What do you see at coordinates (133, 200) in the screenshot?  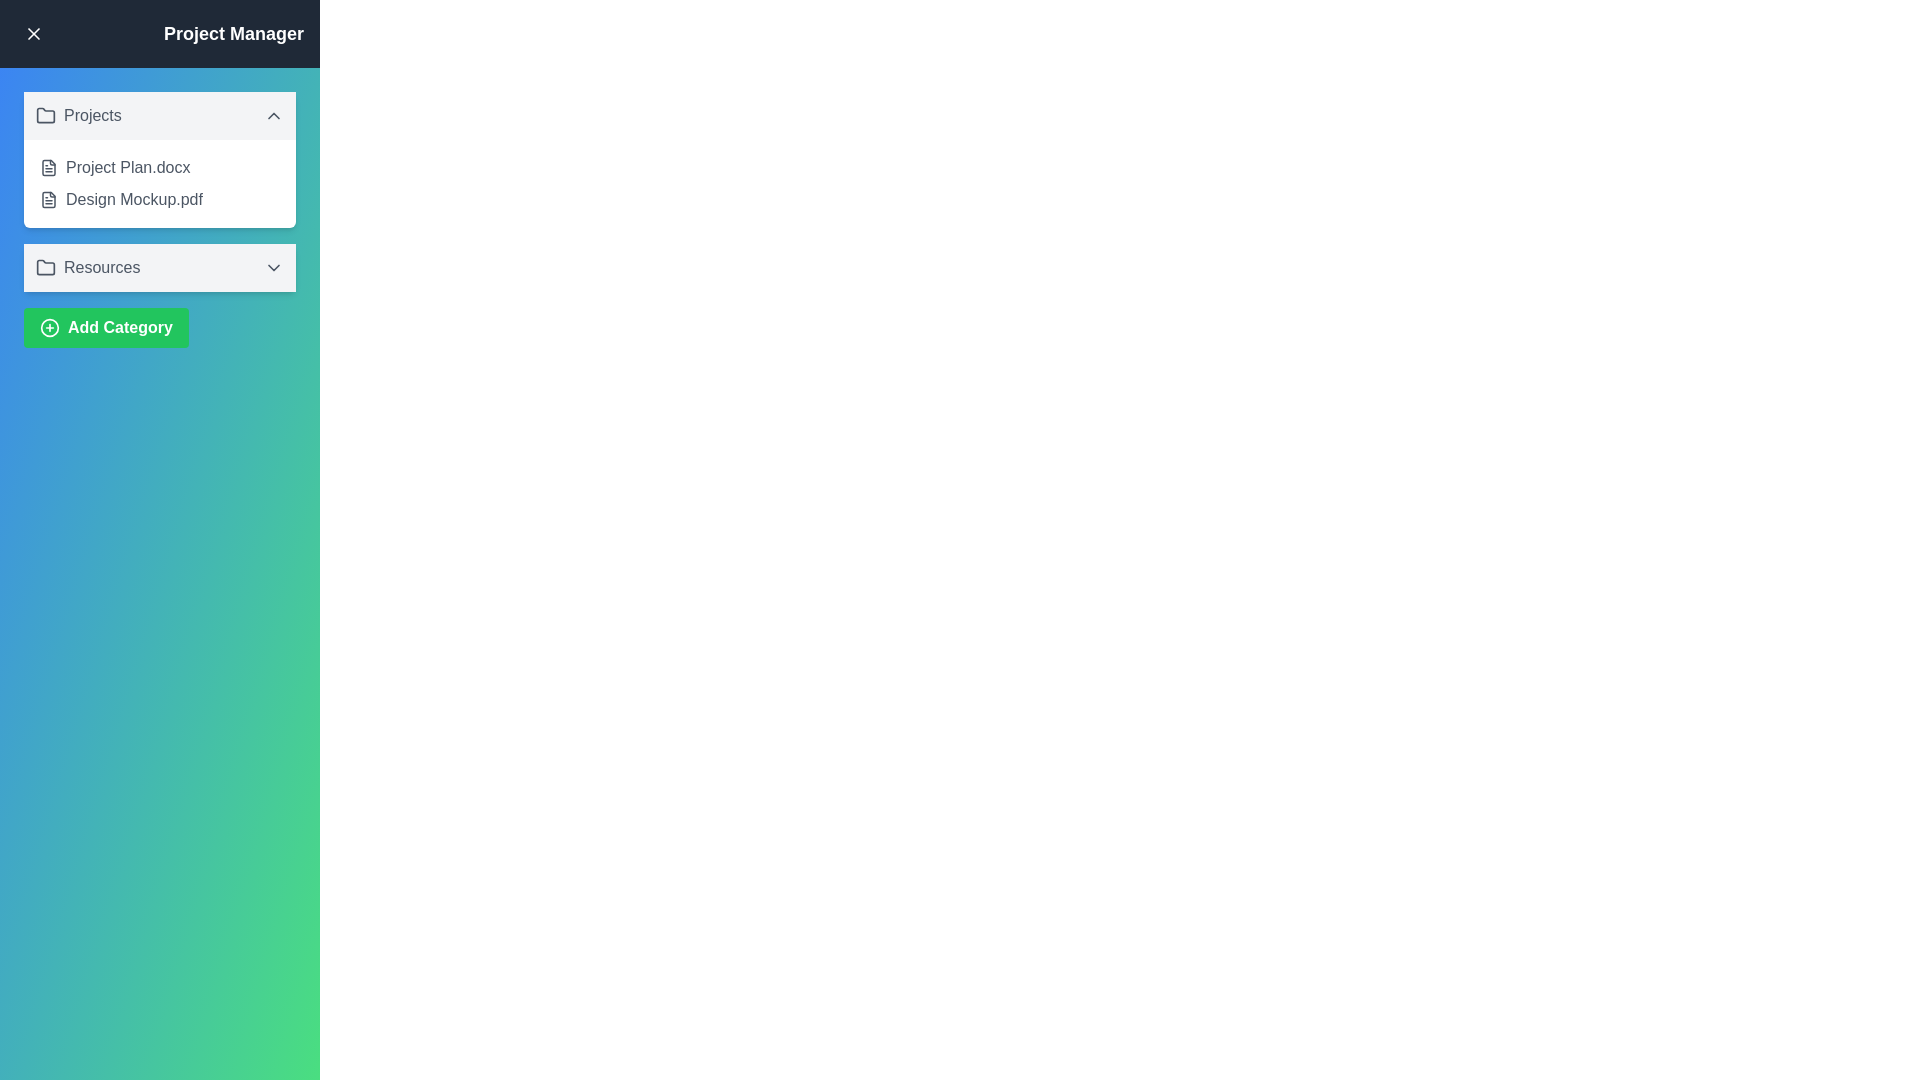 I see `the text label displaying 'Design Mockup.pdf' in the sidebar under the 'Projects' section` at bounding box center [133, 200].